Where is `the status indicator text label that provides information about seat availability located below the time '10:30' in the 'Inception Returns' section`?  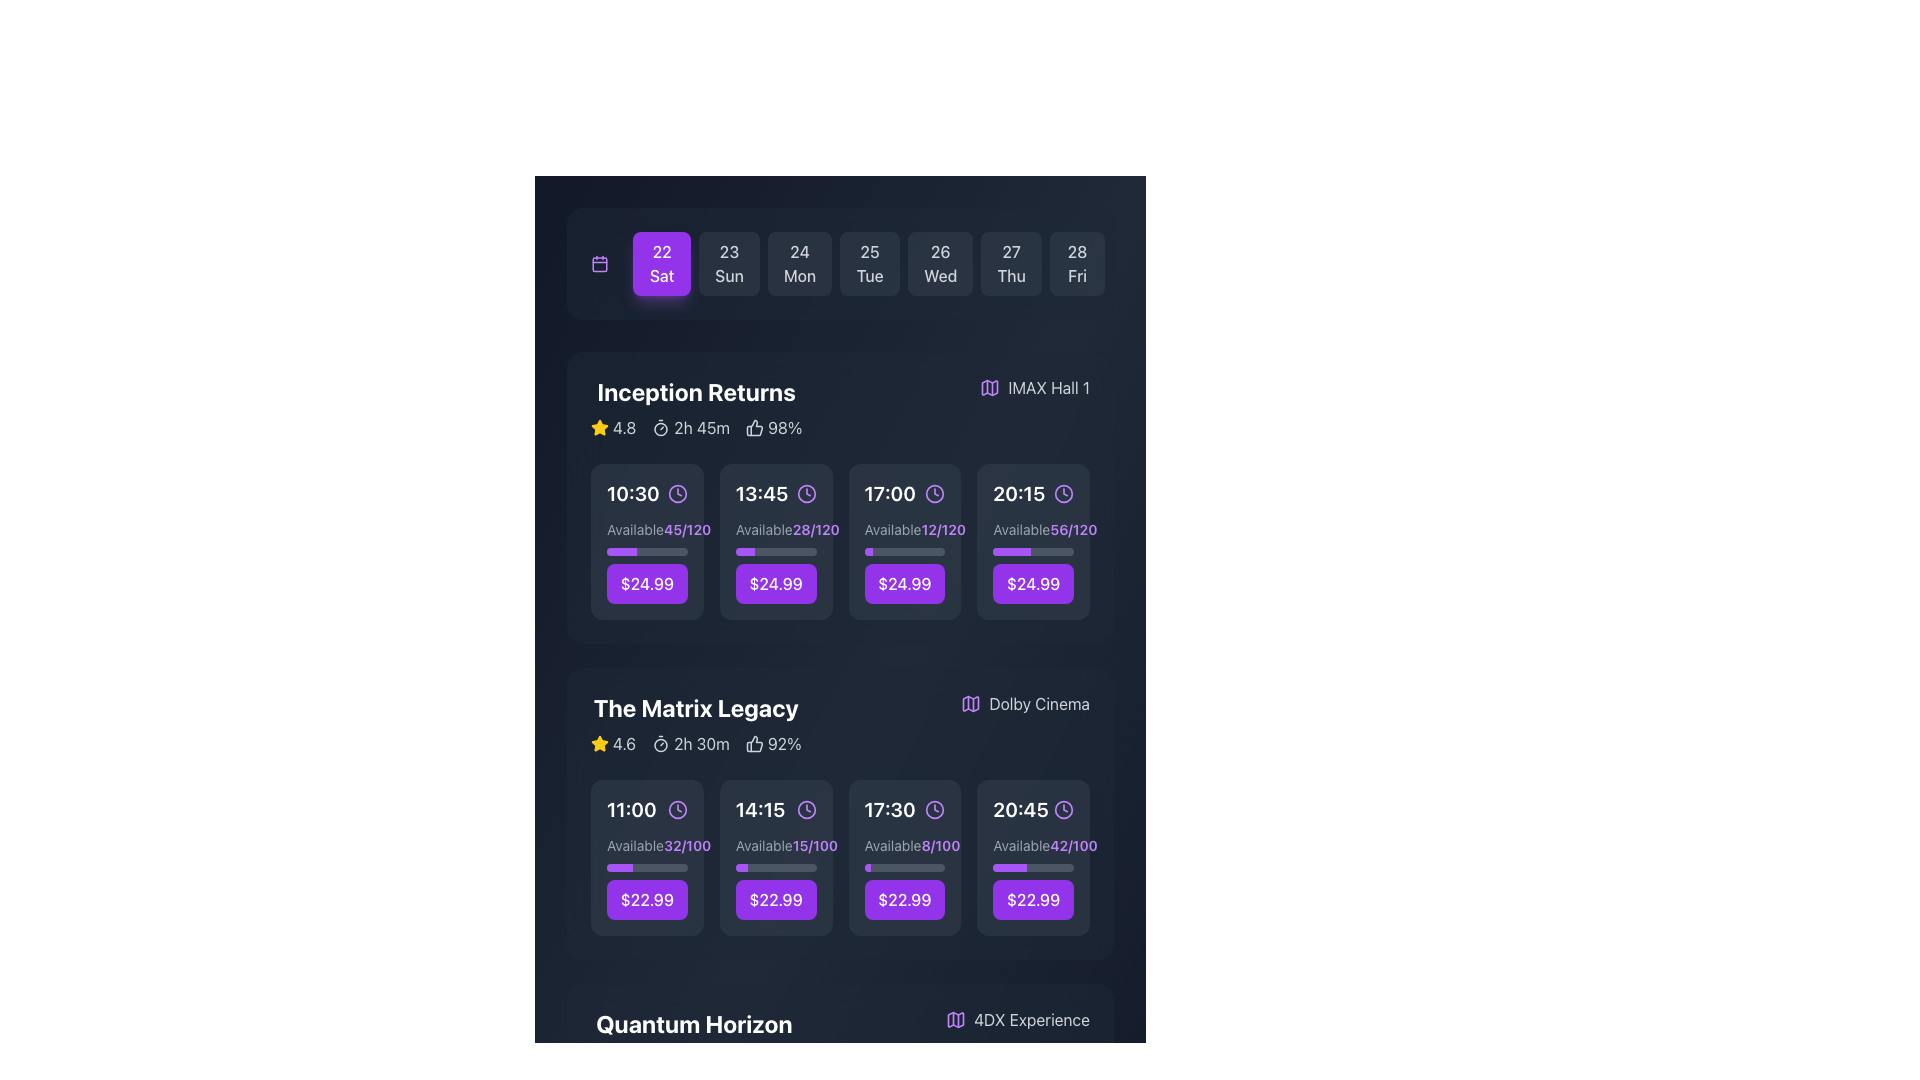
the status indicator text label that provides information about seat availability located below the time '10:30' in the 'Inception Returns' section is located at coordinates (647, 528).